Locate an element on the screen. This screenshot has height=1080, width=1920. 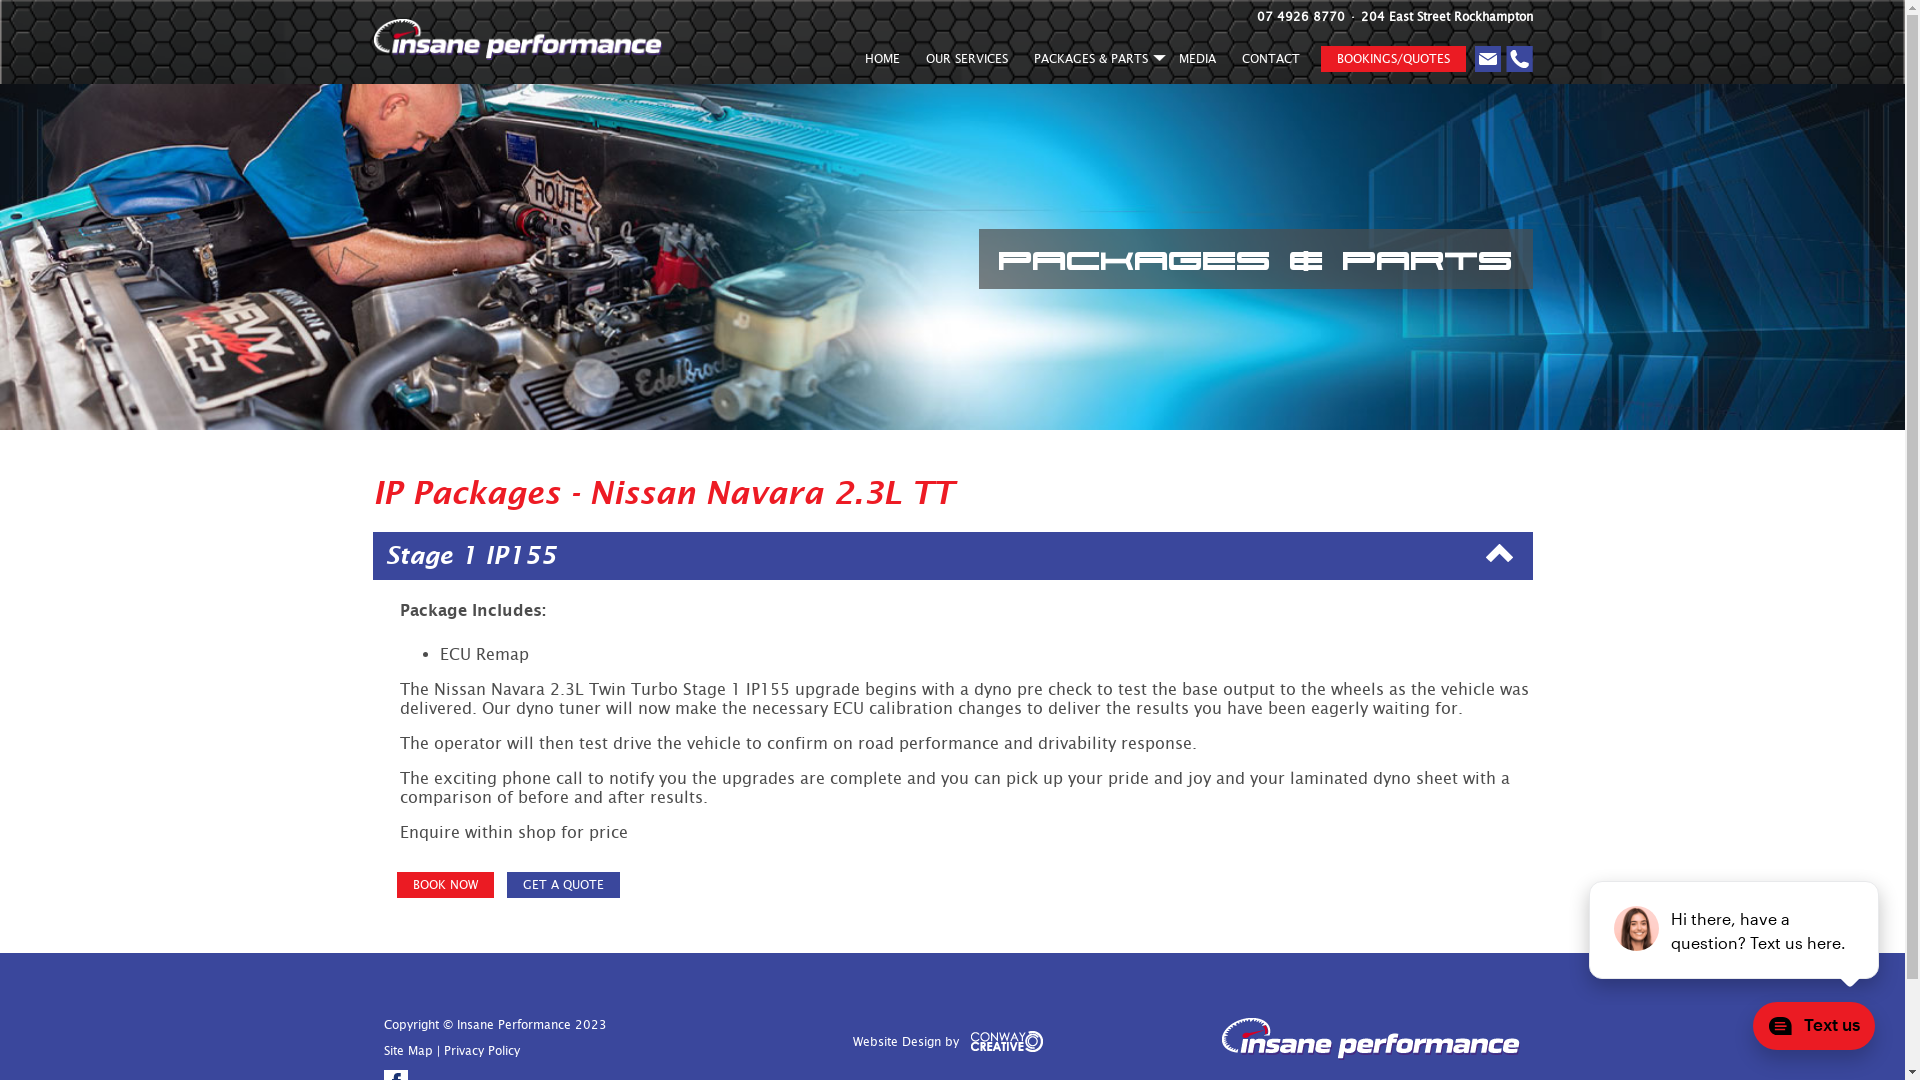
'Site Map' is located at coordinates (407, 1049).